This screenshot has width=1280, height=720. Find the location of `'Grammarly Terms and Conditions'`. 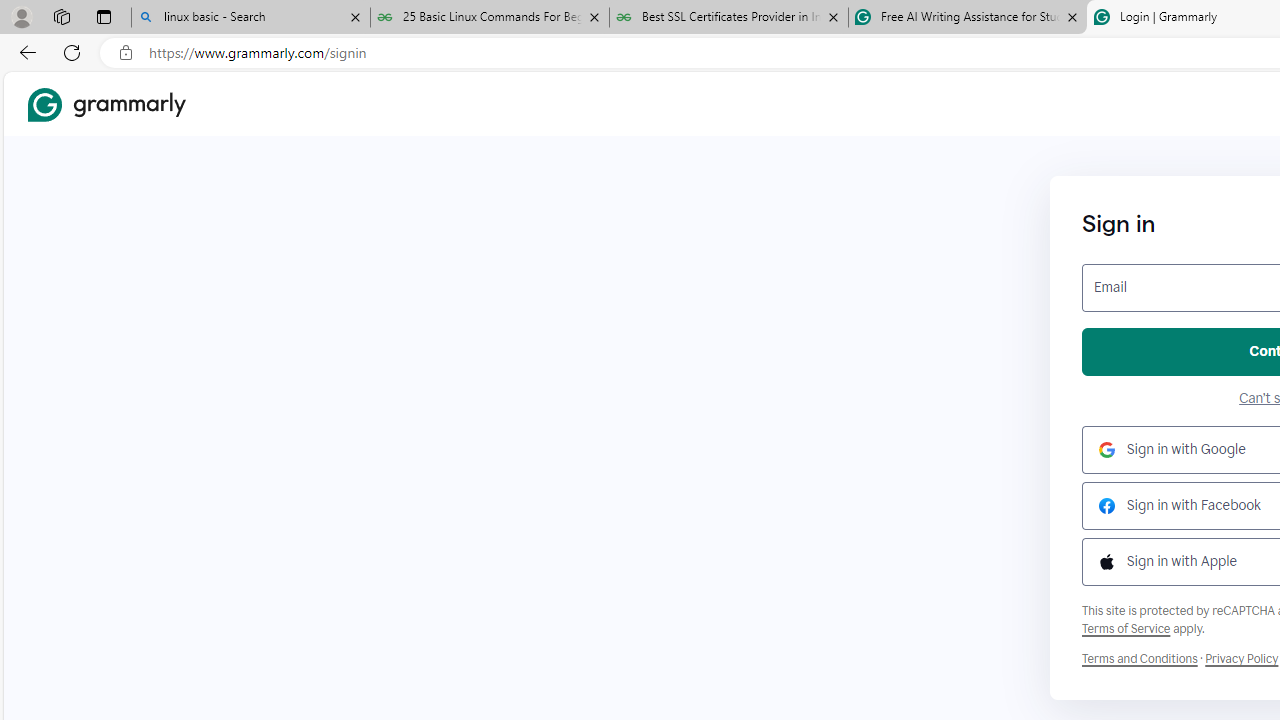

'Grammarly Terms and Conditions' is located at coordinates (1139, 659).